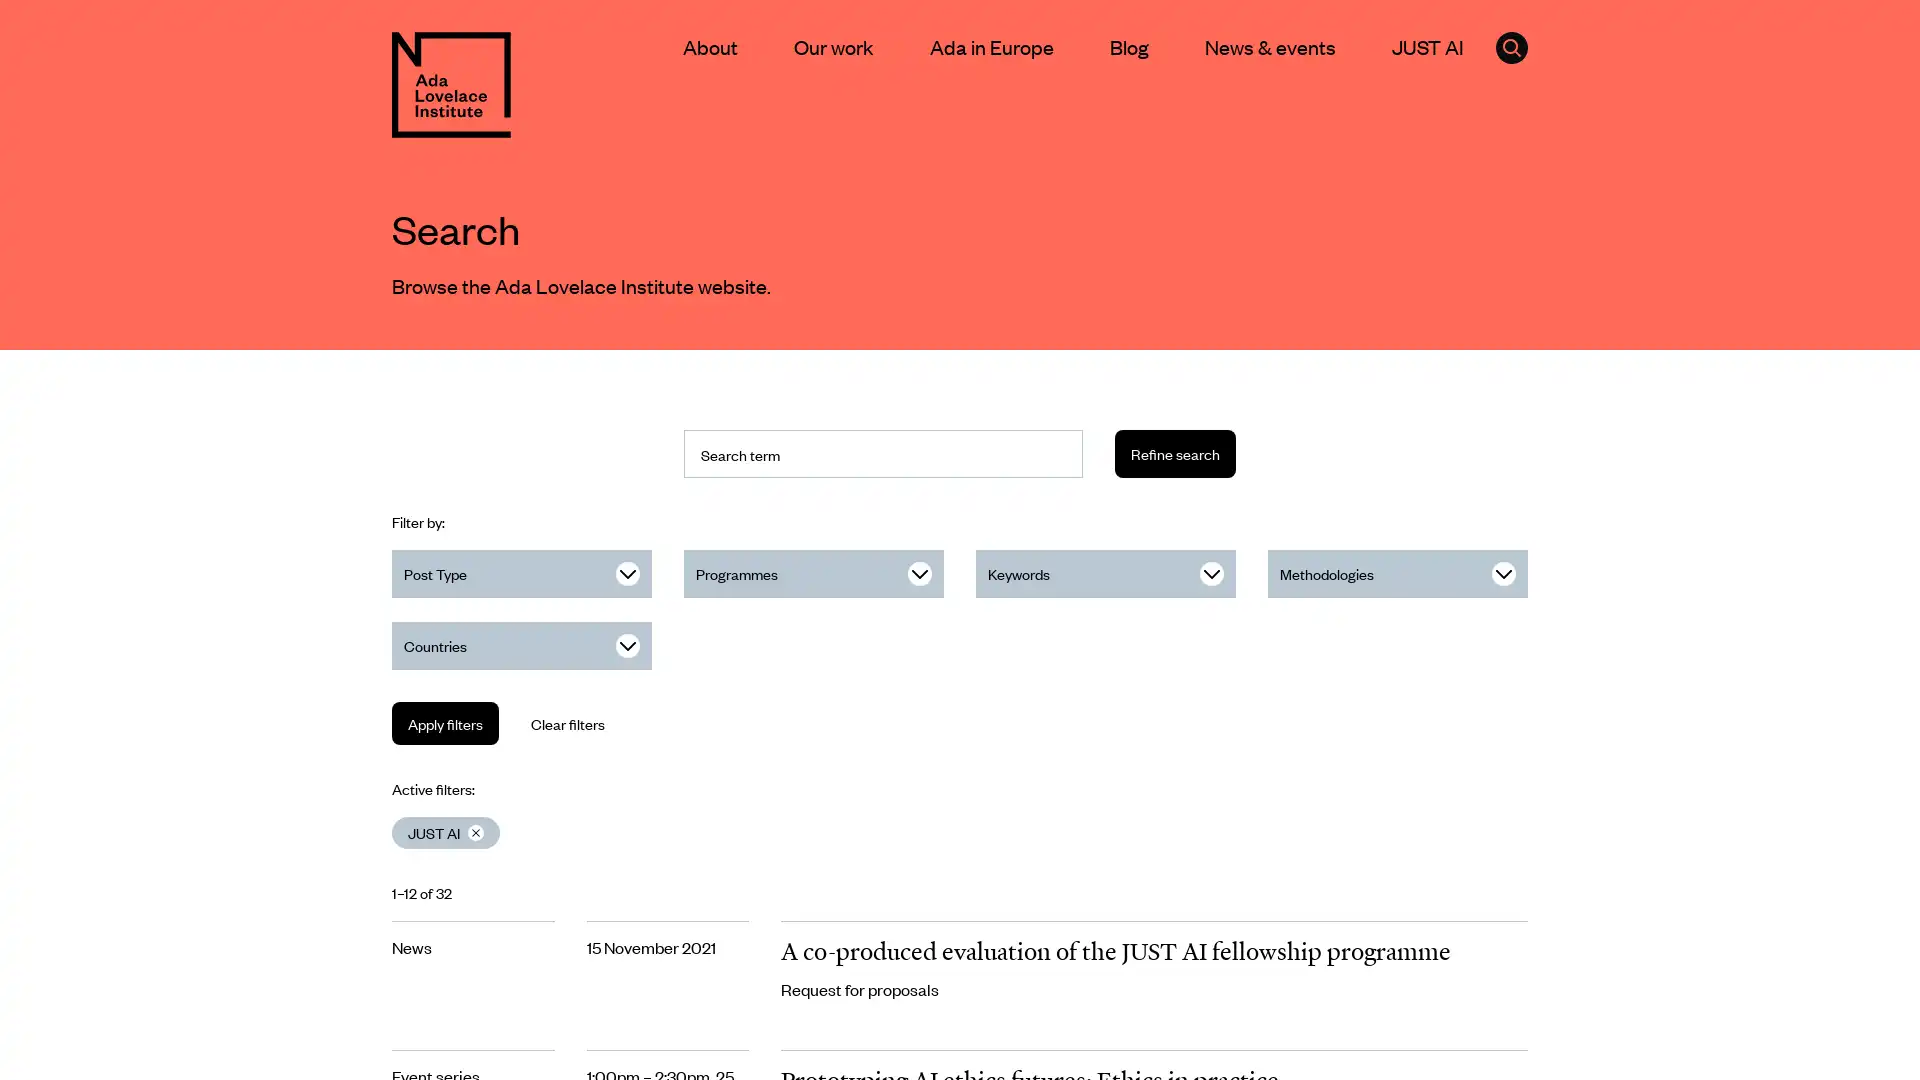 The width and height of the screenshot is (1920, 1080). What do you see at coordinates (445, 833) in the screenshot?
I see `Clear JUST AI filter` at bounding box center [445, 833].